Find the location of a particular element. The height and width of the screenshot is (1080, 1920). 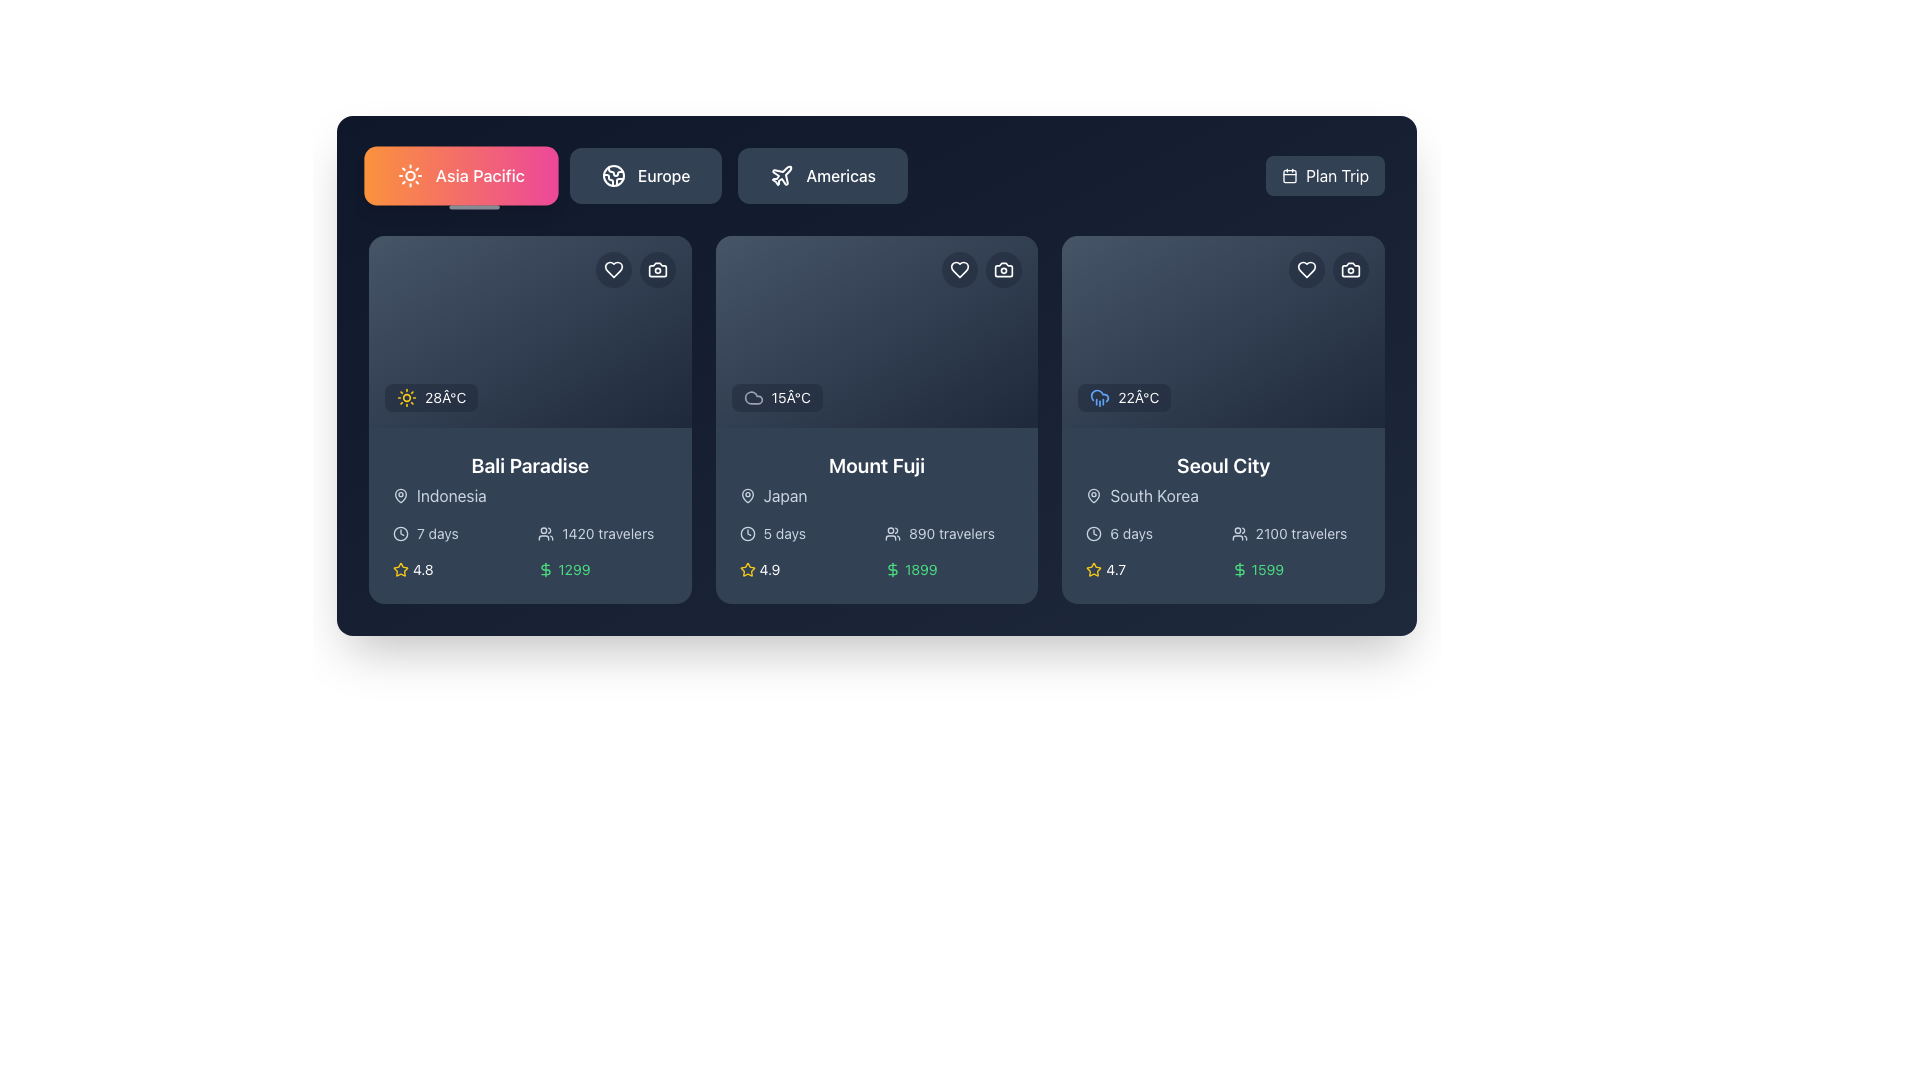

the currency icon located in the bottom-left part of the Bali Paradise card, which is aligned to the left of the text '1299' is located at coordinates (546, 570).